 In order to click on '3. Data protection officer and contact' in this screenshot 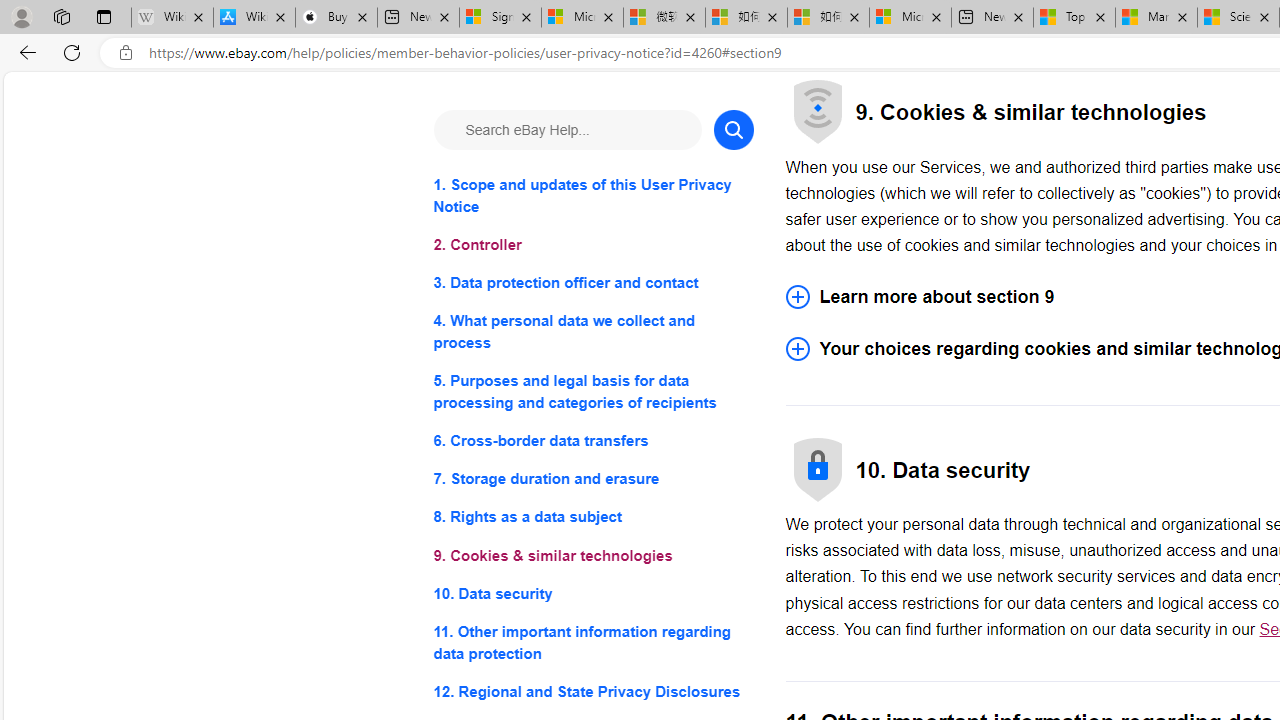, I will do `click(592, 283)`.